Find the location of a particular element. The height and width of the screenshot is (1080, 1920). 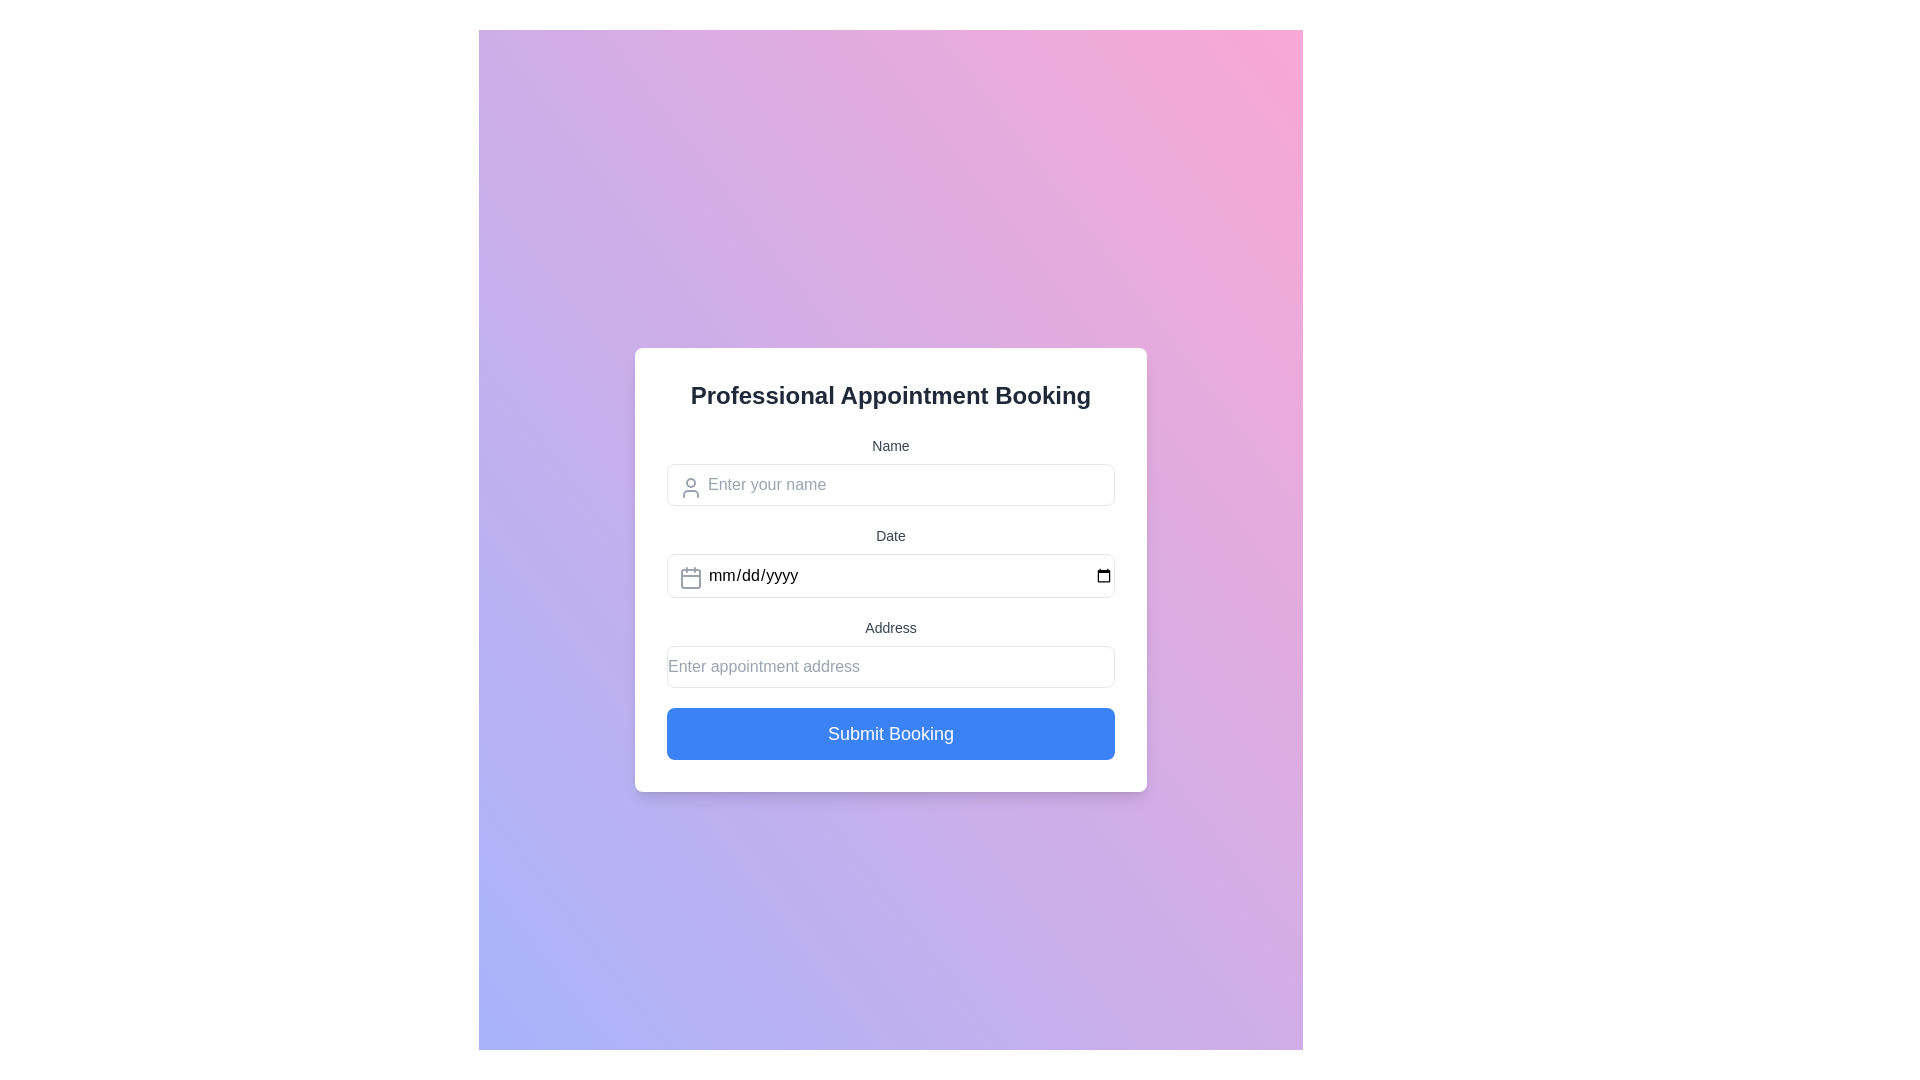

the address input field in the 'Professional Appointment Booking' panel by tabbing to it, which is the third input field below 'Name' and 'Date' is located at coordinates (890, 652).